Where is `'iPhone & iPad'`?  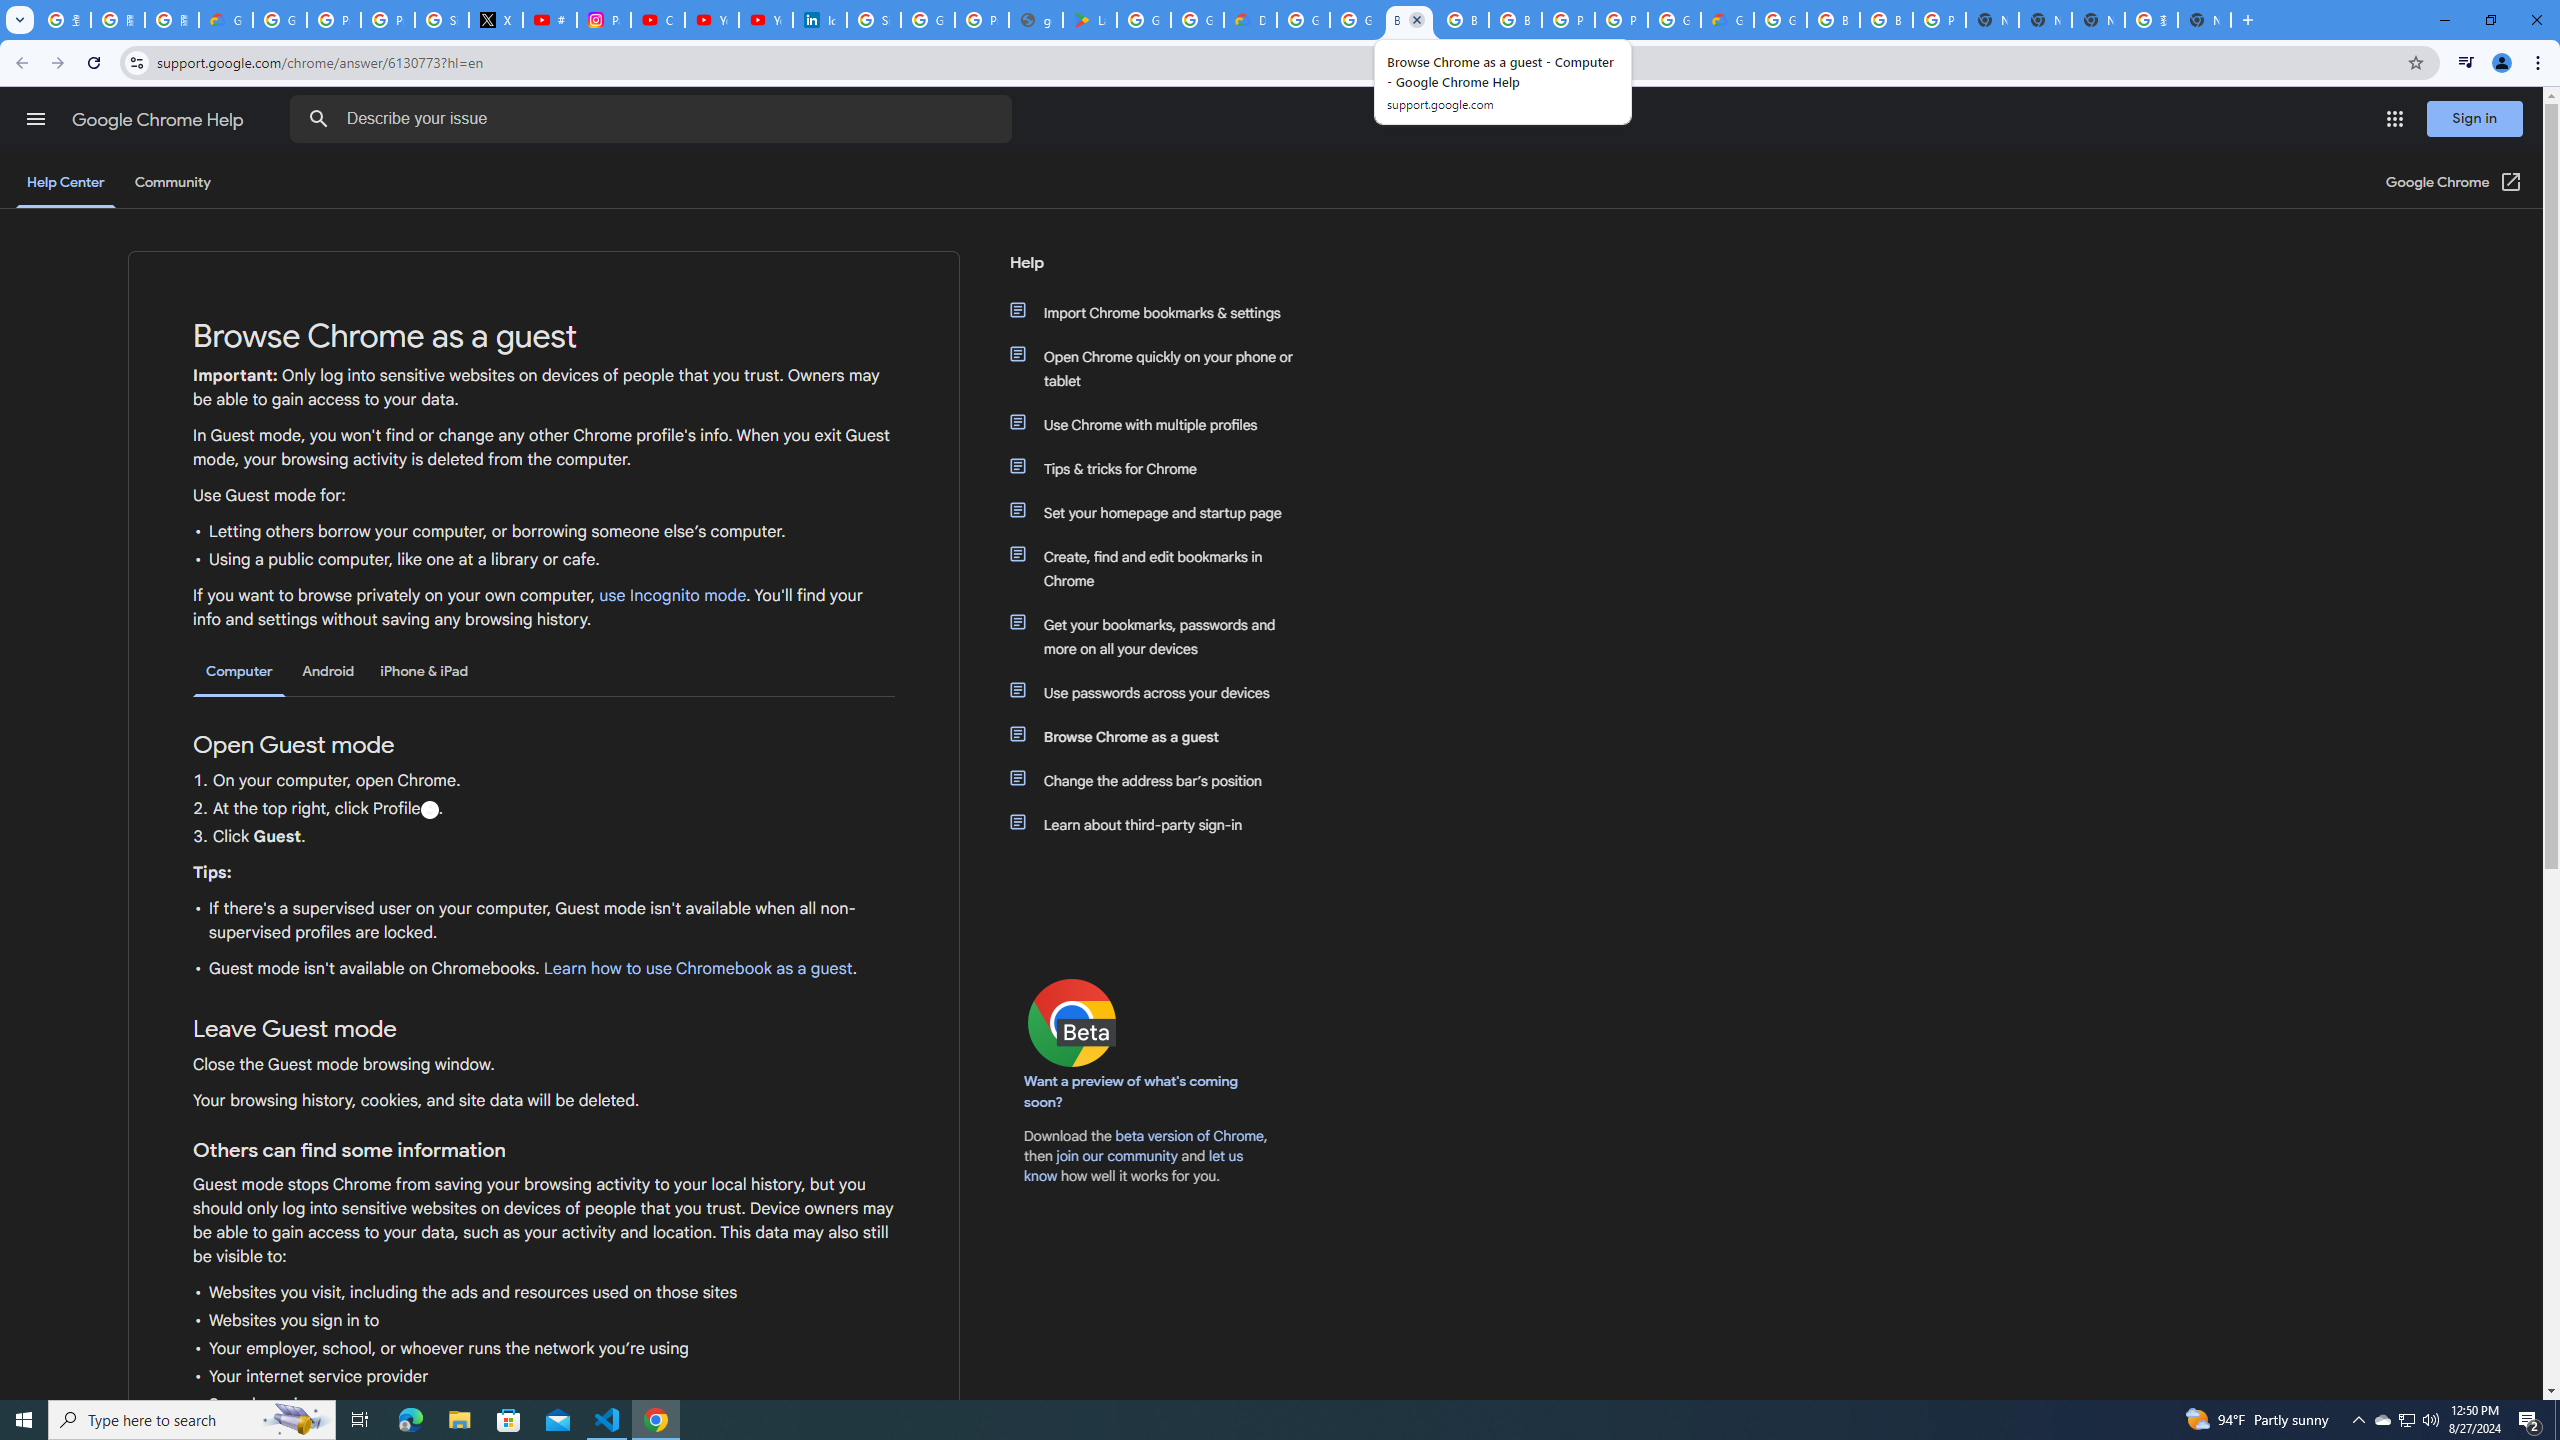
'iPhone & iPad' is located at coordinates (423, 670).